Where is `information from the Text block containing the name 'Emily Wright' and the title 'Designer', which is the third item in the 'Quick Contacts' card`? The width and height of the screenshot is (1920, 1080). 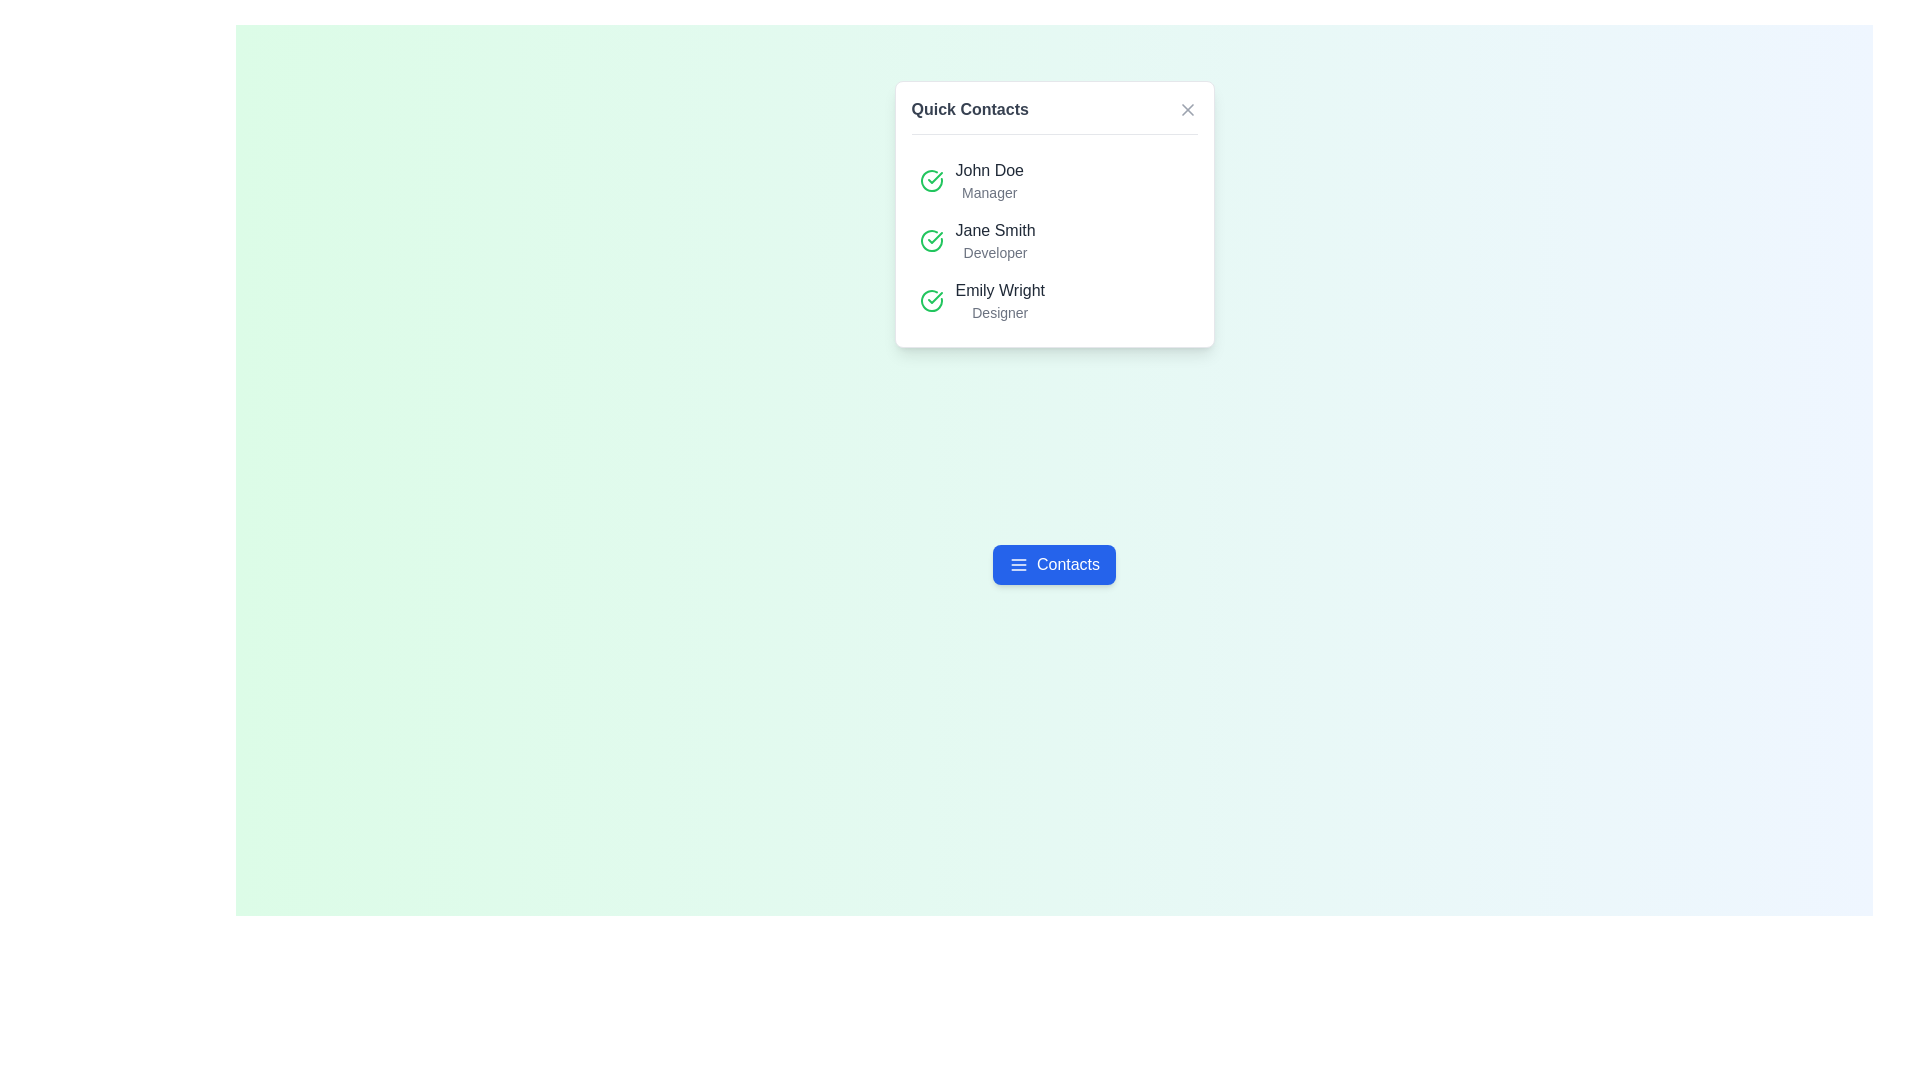
information from the Text block containing the name 'Emily Wright' and the title 'Designer', which is the third item in the 'Quick Contacts' card is located at coordinates (1000, 300).